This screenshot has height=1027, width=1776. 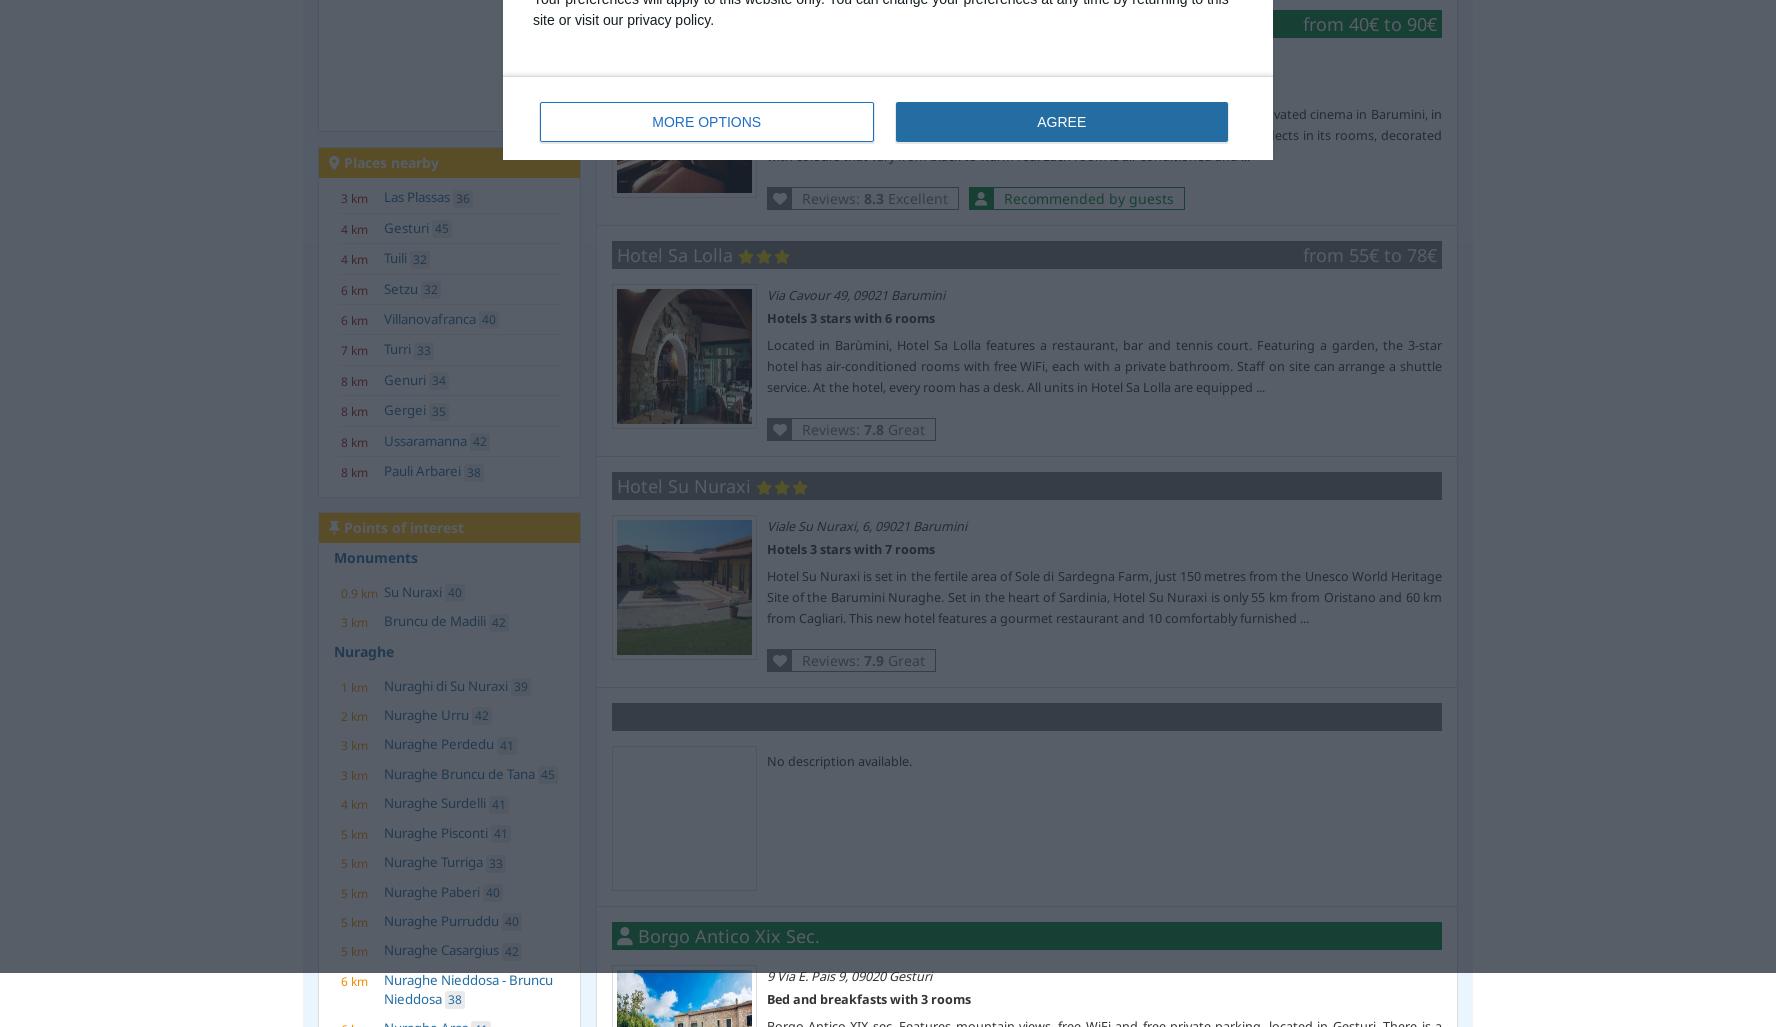 What do you see at coordinates (426, 713) in the screenshot?
I see `'Nuraghe Urru'` at bounding box center [426, 713].